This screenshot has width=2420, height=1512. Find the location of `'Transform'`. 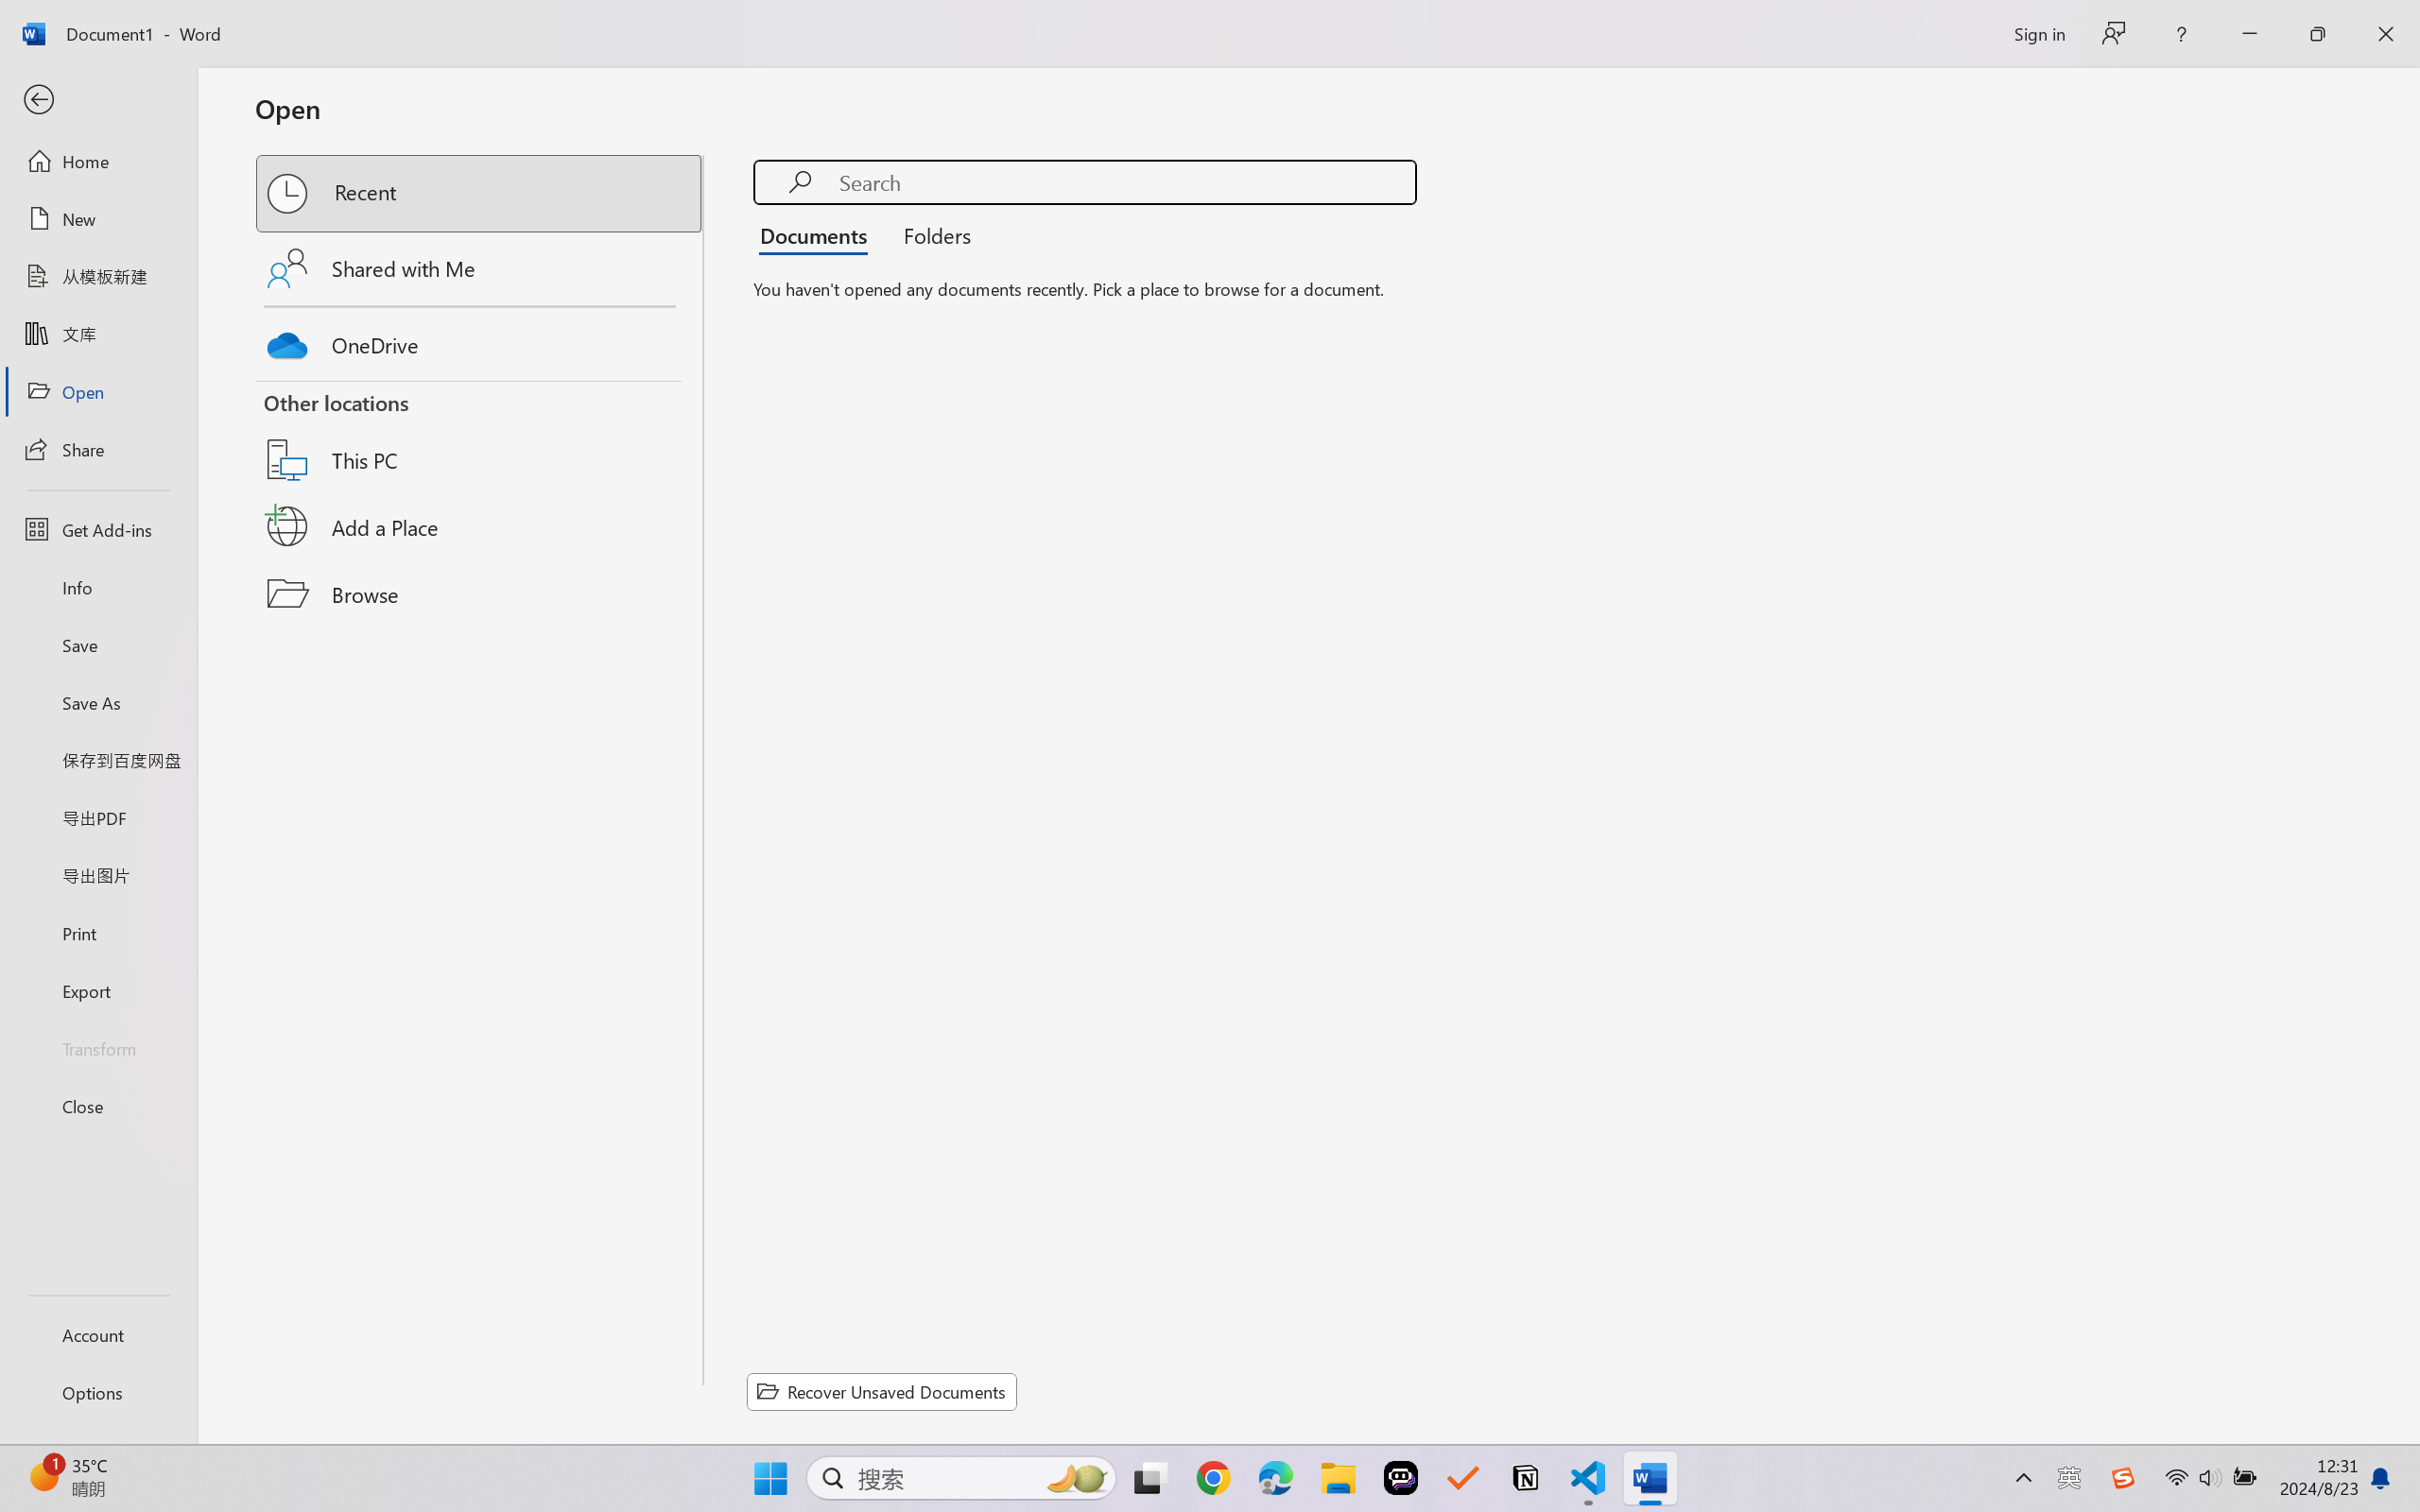

'Transform' is located at coordinates (97, 1046).